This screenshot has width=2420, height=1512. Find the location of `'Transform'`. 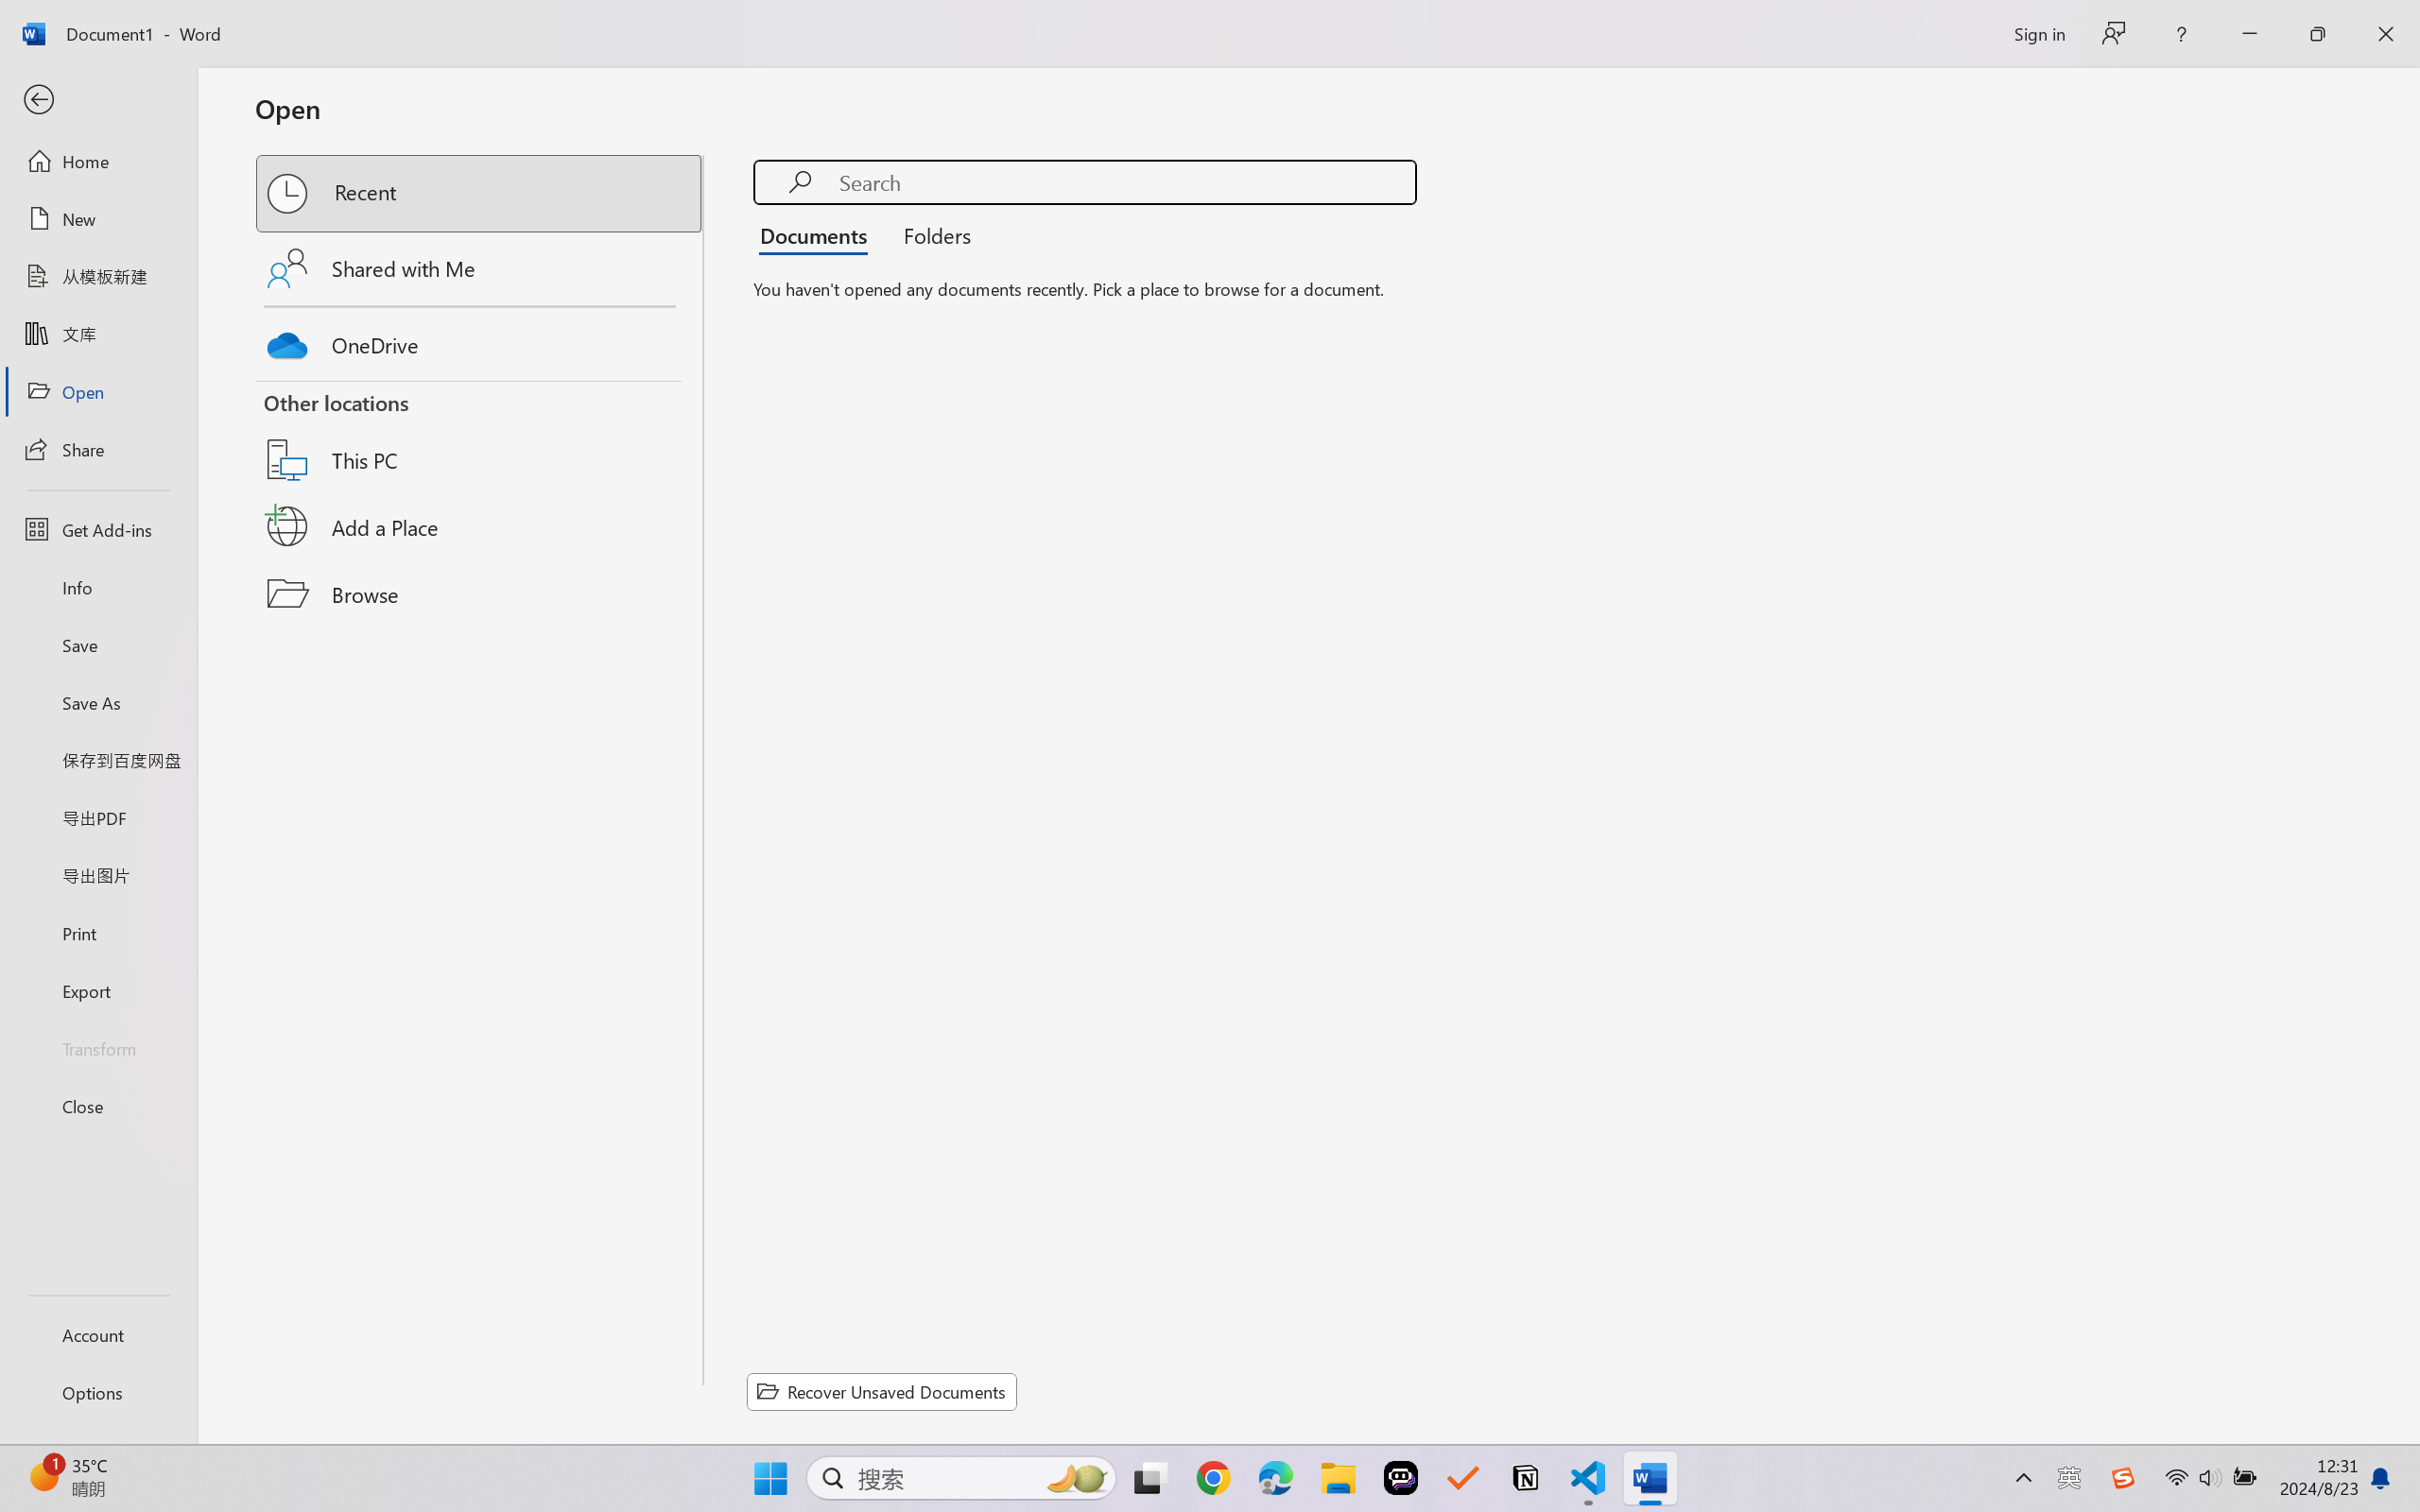

'Transform' is located at coordinates (97, 1046).